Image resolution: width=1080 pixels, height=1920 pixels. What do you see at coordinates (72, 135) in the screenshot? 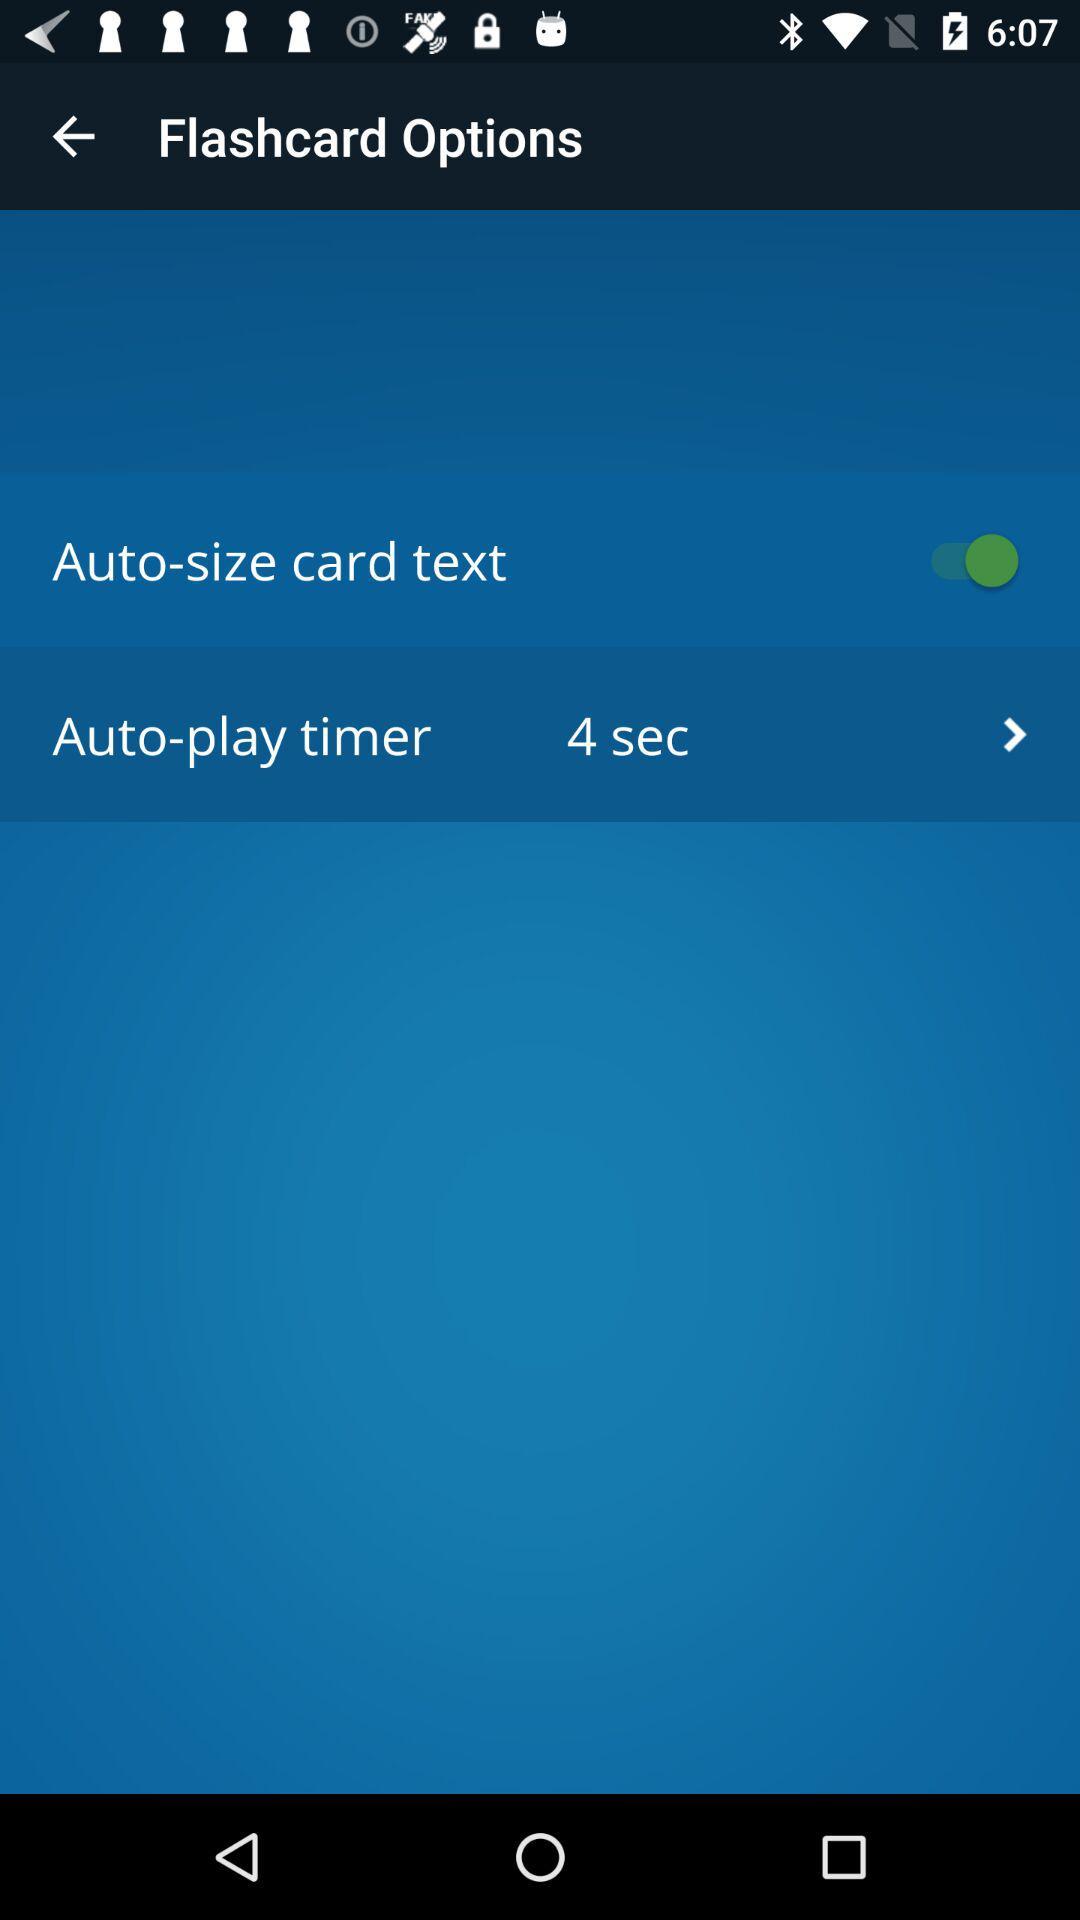
I see `the icon next to flashcard options` at bounding box center [72, 135].